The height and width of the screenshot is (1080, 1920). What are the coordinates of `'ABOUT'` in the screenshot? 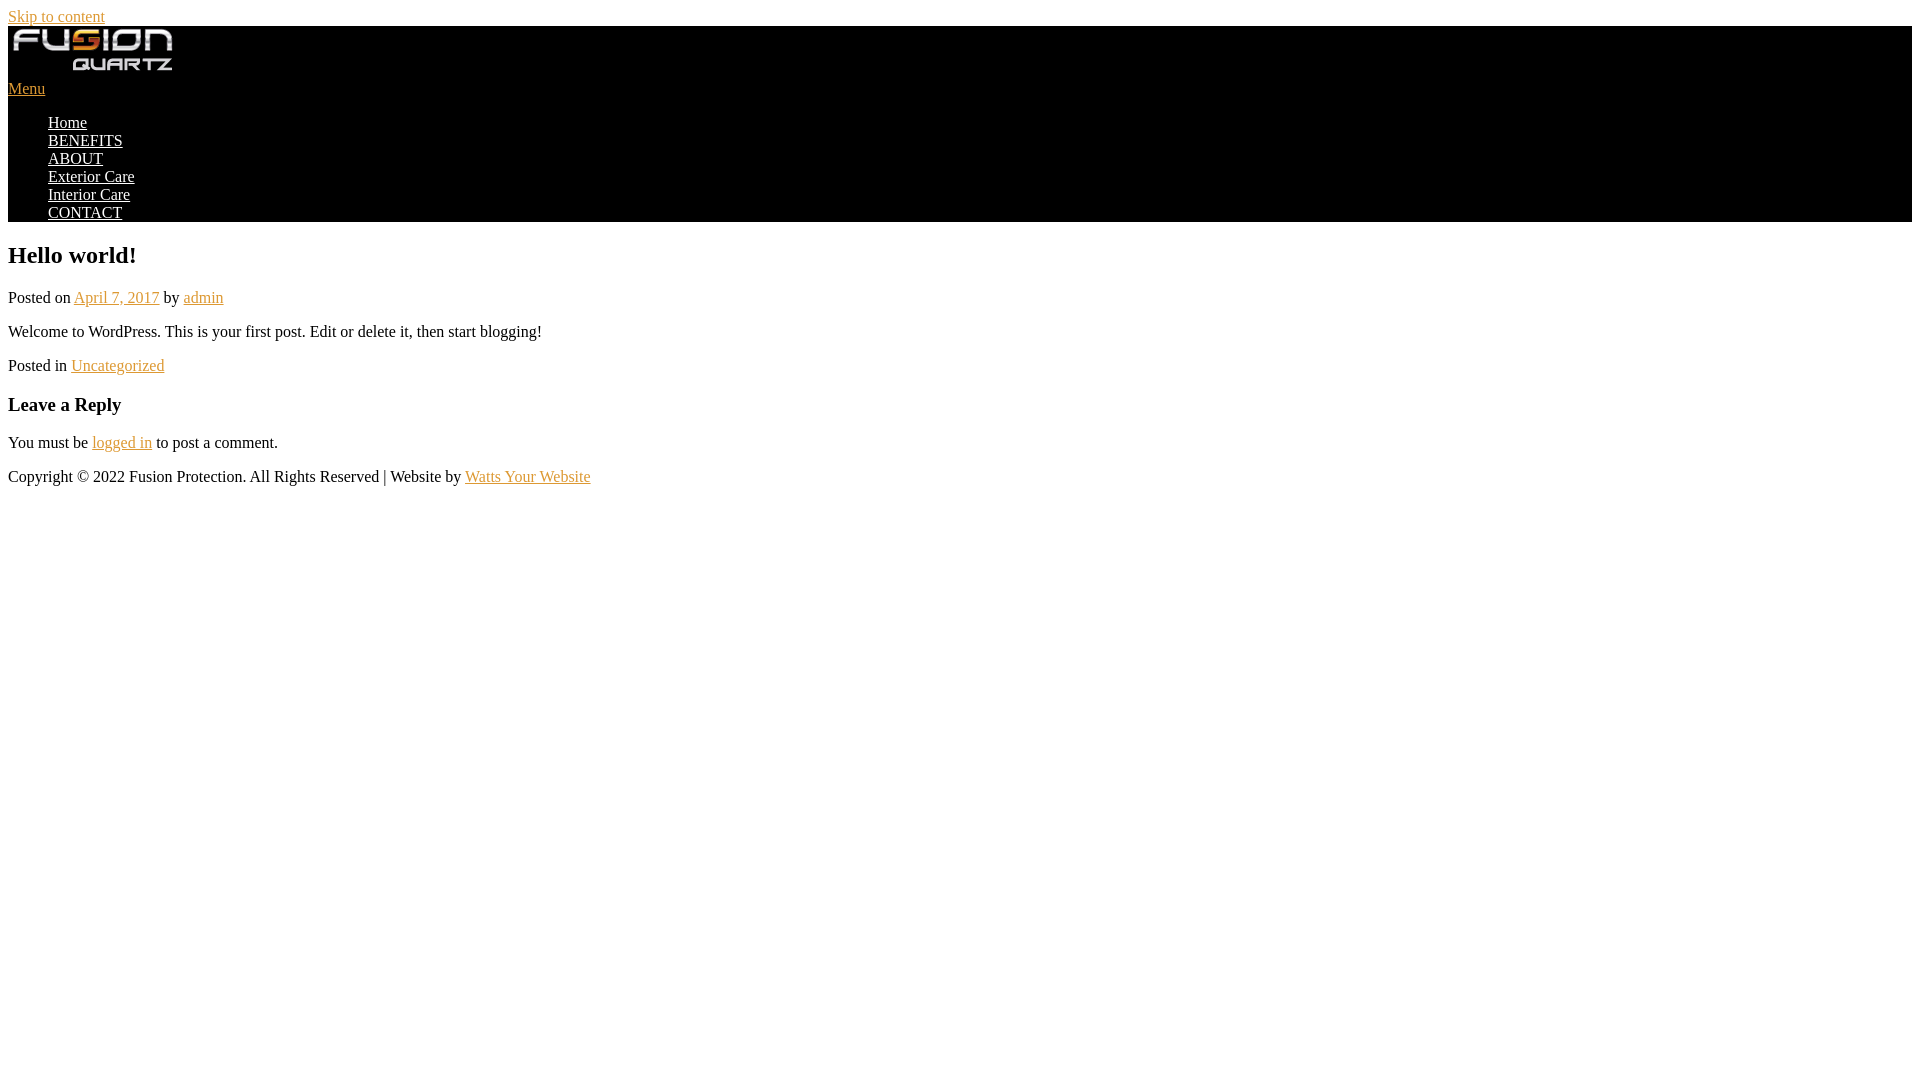 It's located at (75, 157).